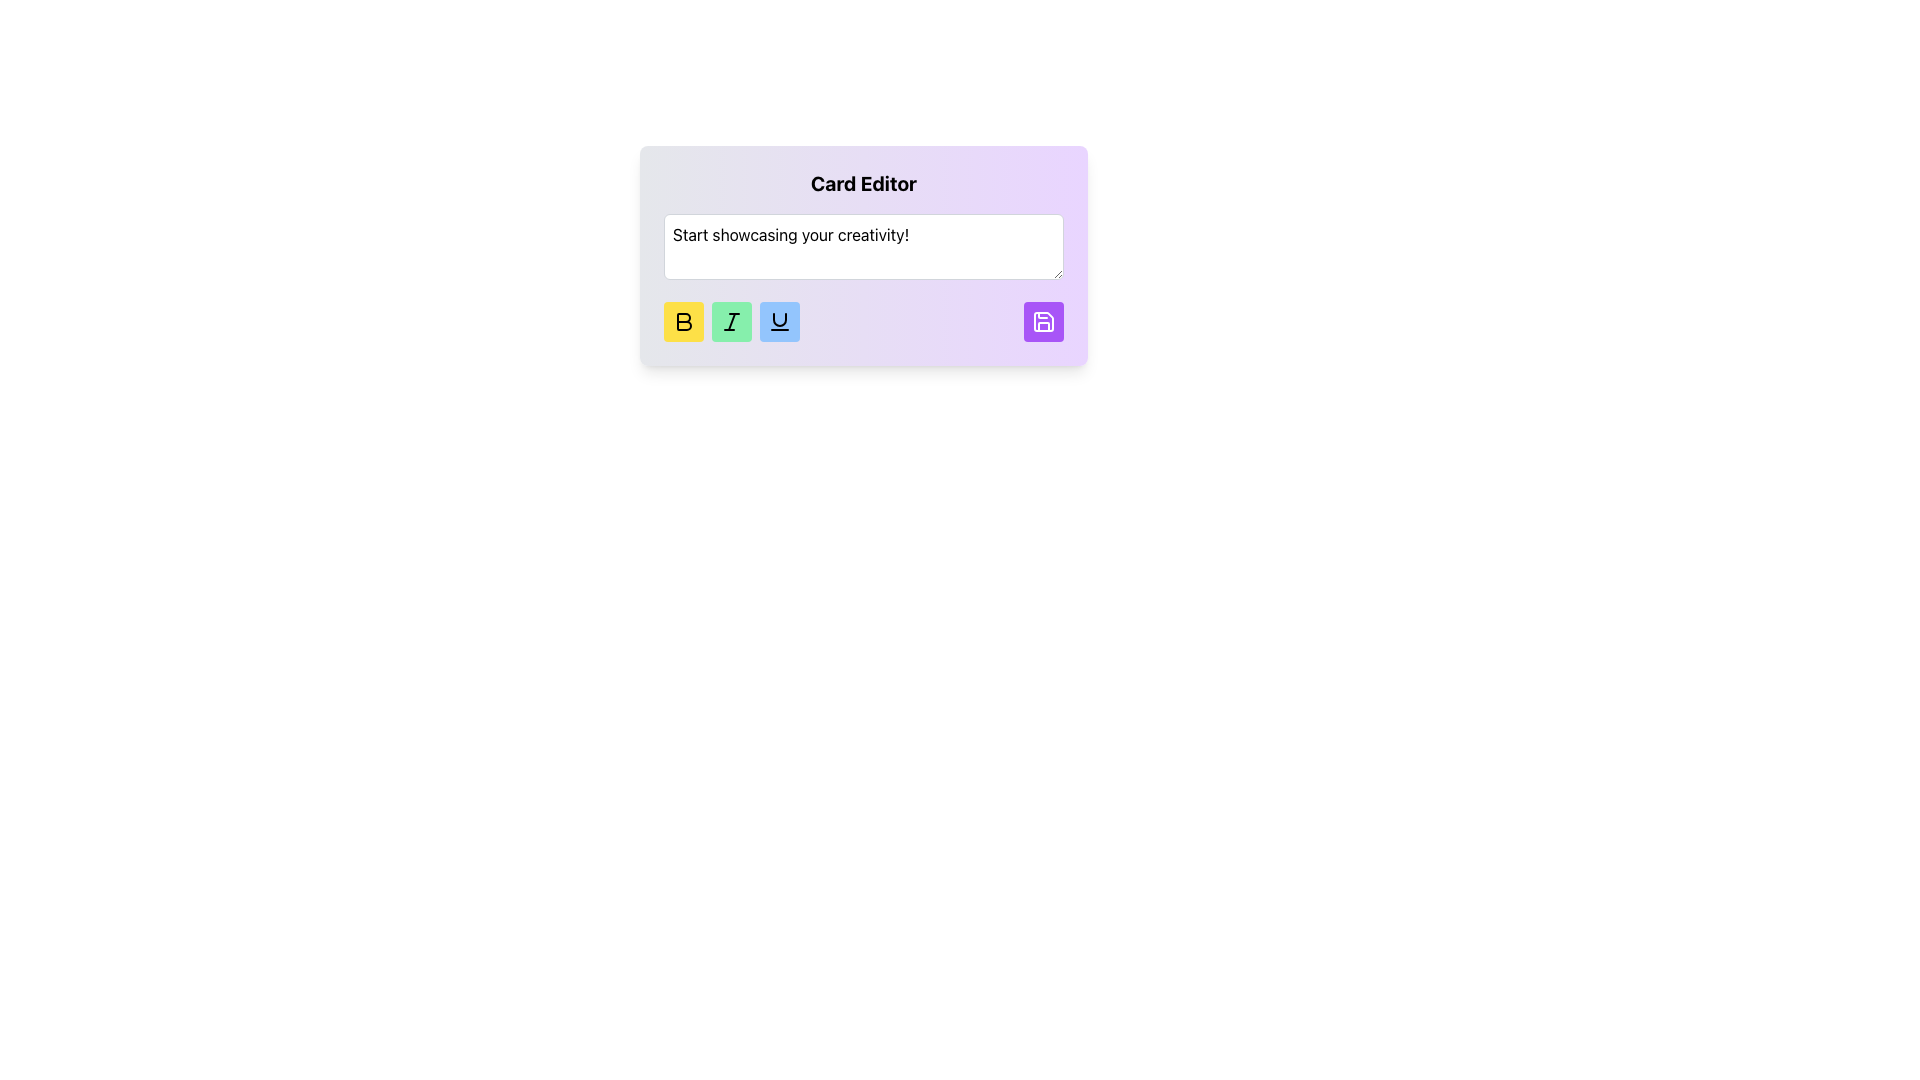 This screenshot has width=1920, height=1080. I want to click on the bold formatting button, which is the leftmost button in the formatting options row beneath the text input area in the Card Editor interface, to apply bold formatting to the selected text, so click(684, 320).